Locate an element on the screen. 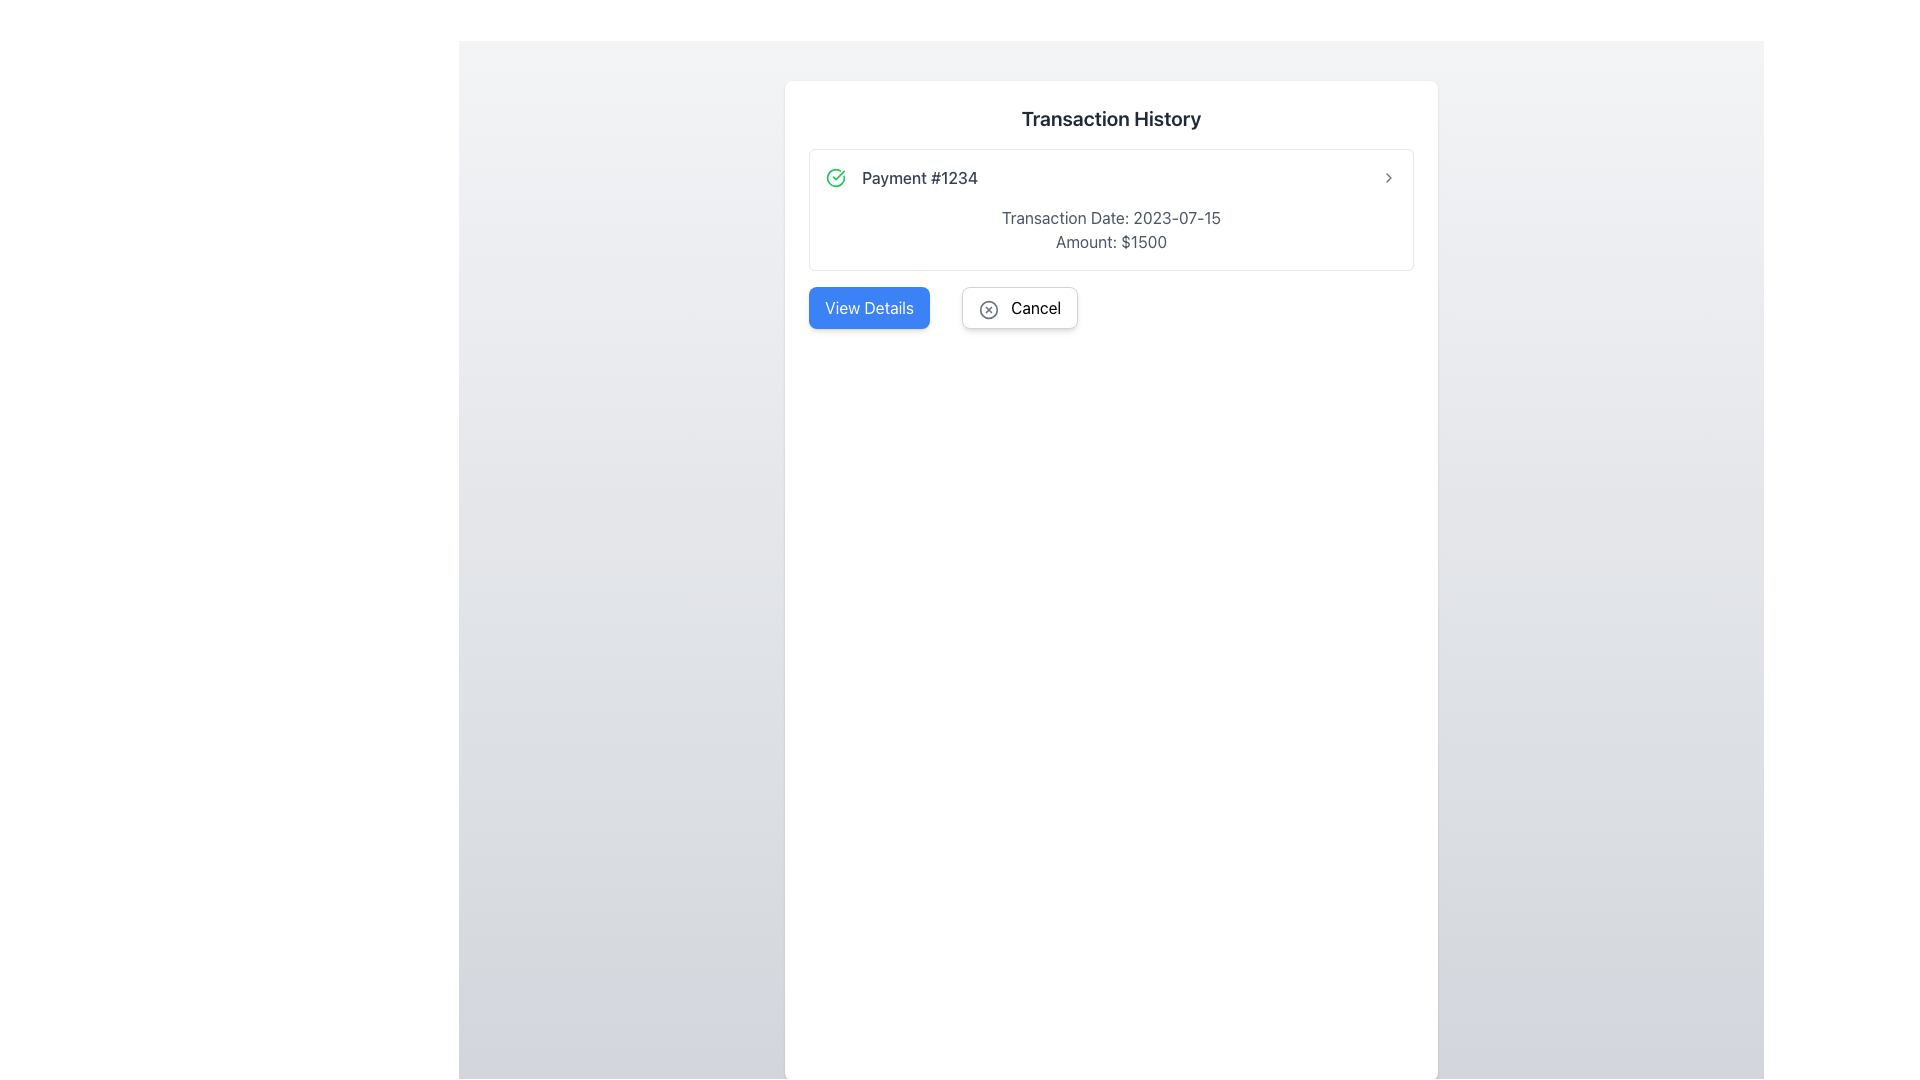 Image resolution: width=1920 pixels, height=1080 pixels. displayed information from the text block that shows 'Transaction Date: 2023-07-15' and 'Amount: $1500', which is centrally located in a rounded rectangle below the 'Payment #1234' label is located at coordinates (1110, 229).